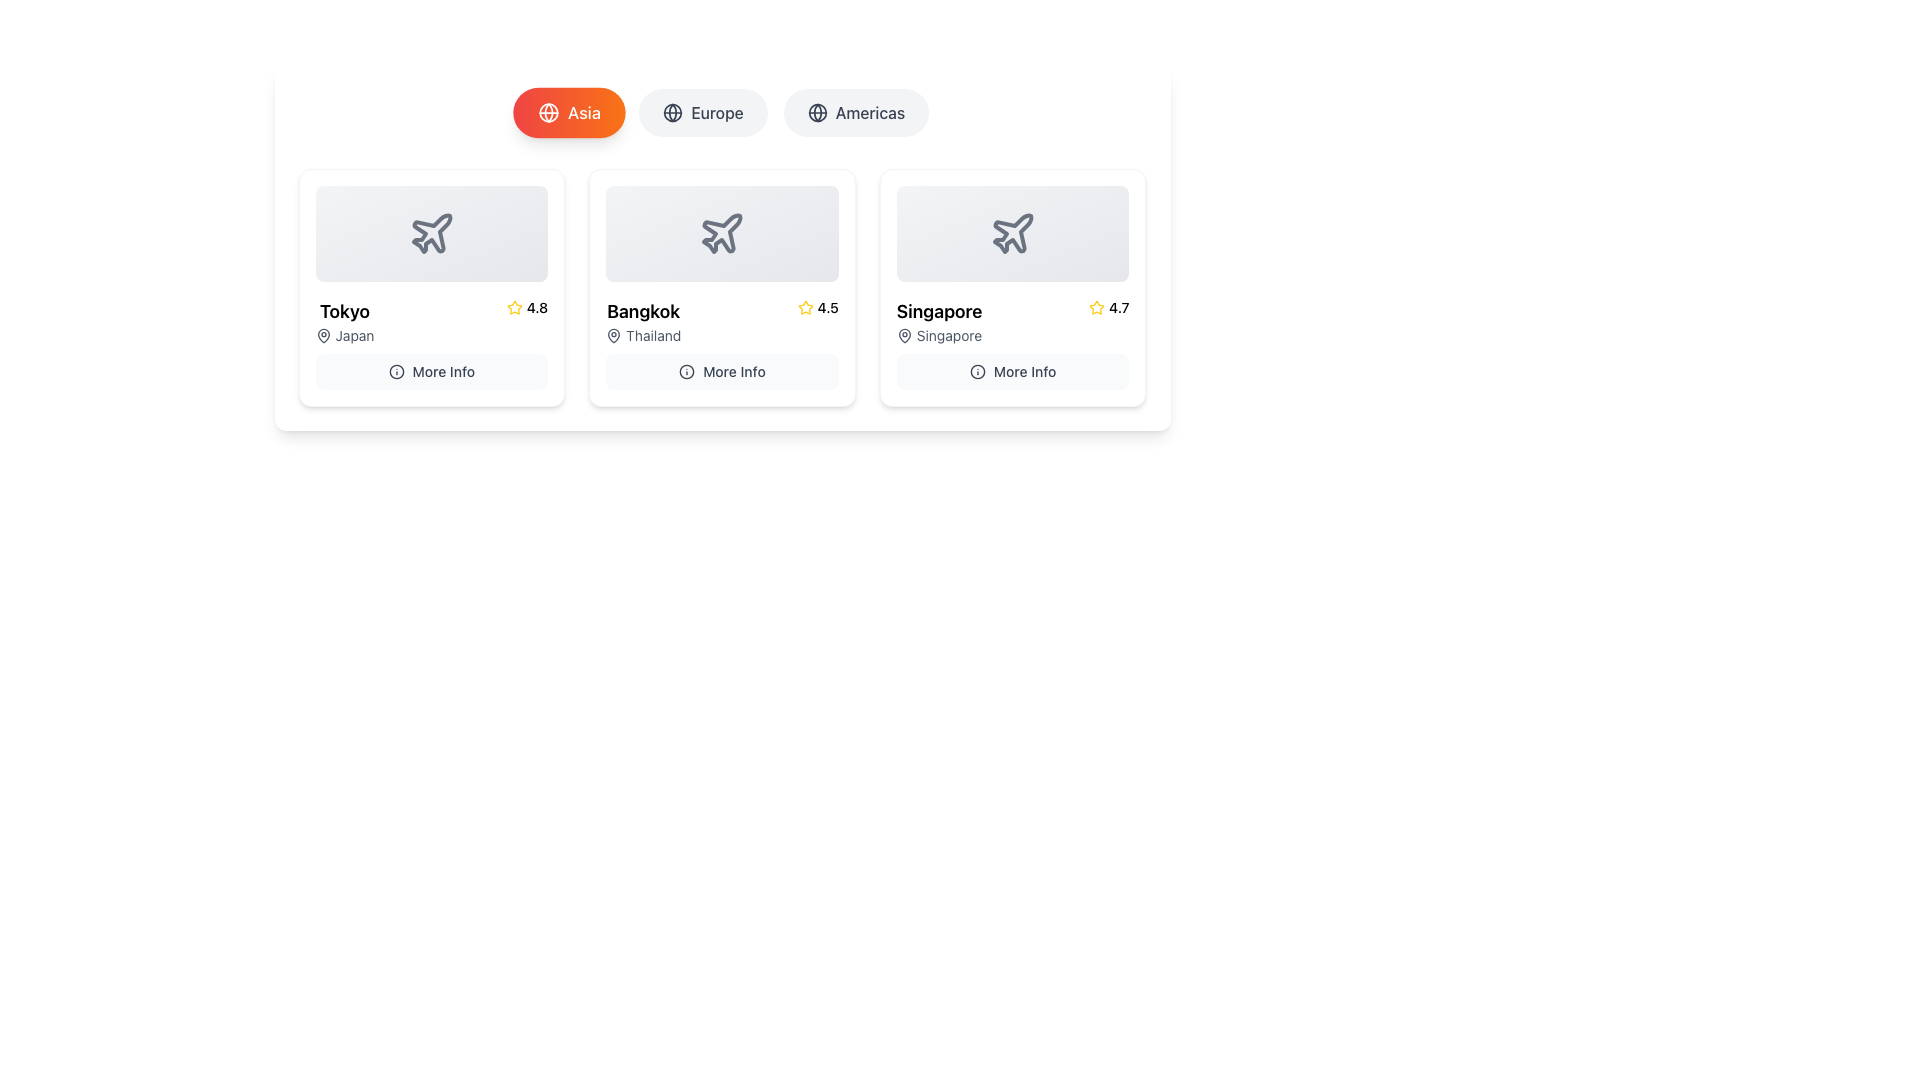  What do you see at coordinates (1013, 233) in the screenshot?
I see `the airplane-shaped icon that is gray and changes to blue when hovered over, located in the Singapore card in the third column of the card group` at bounding box center [1013, 233].